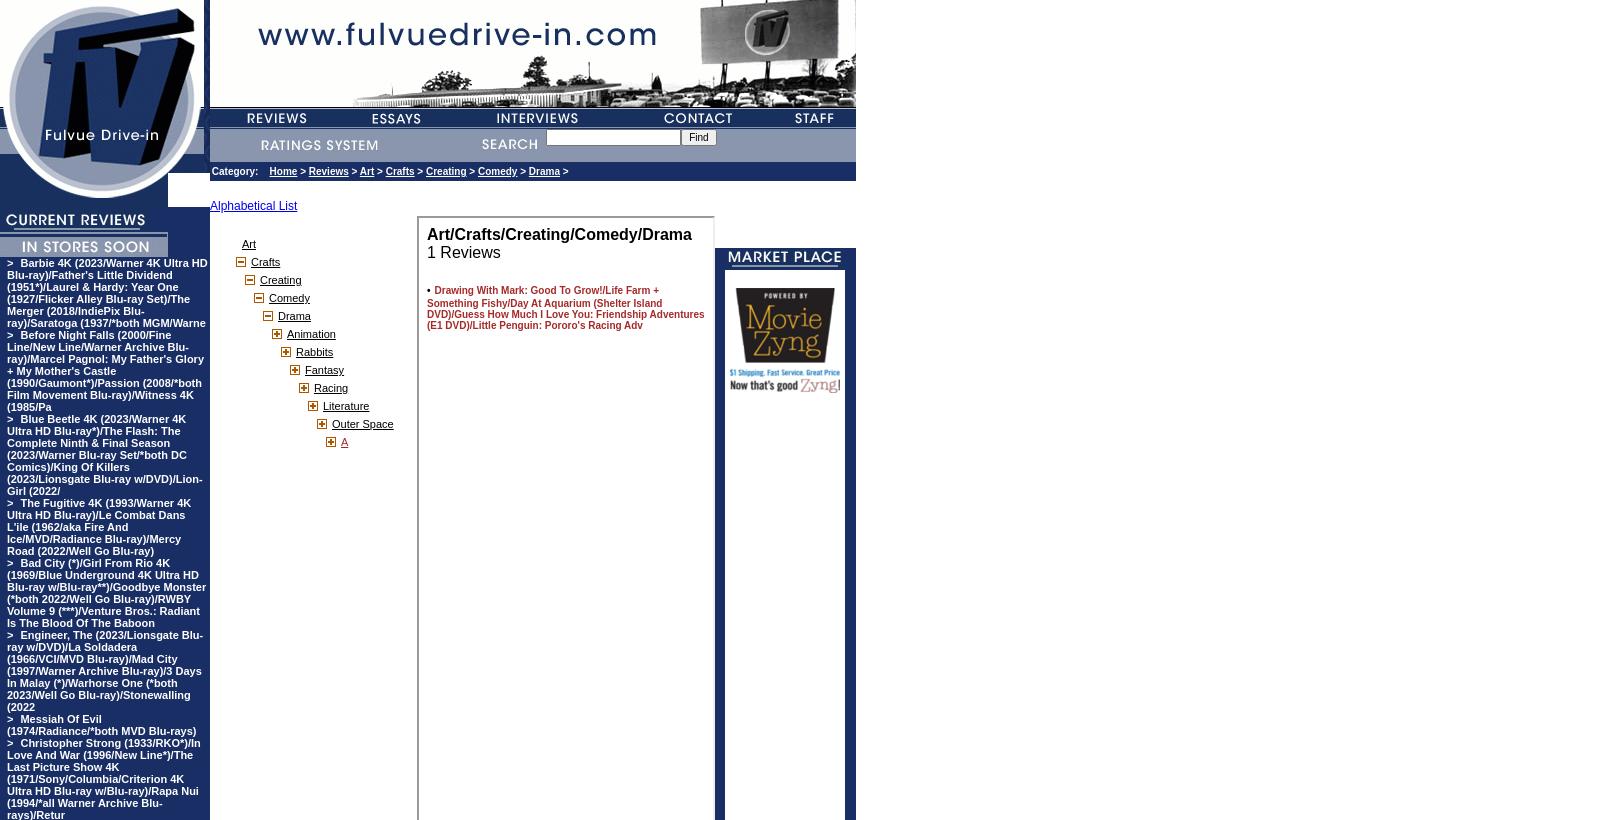 The image size is (1604, 820). What do you see at coordinates (6, 454) in the screenshot?
I see `'Blue Beetle 4K (2023/Warner 4K Ultra HD Blu-ray*)/The Flash: The Complete Ninth & Final Season (2023/Warner Blu-ray Set/*both DC Comics)/King Of Killers (2023/Lionsgate Blu-ray w/DVD)/Lion-Girl (2022/'` at bounding box center [6, 454].